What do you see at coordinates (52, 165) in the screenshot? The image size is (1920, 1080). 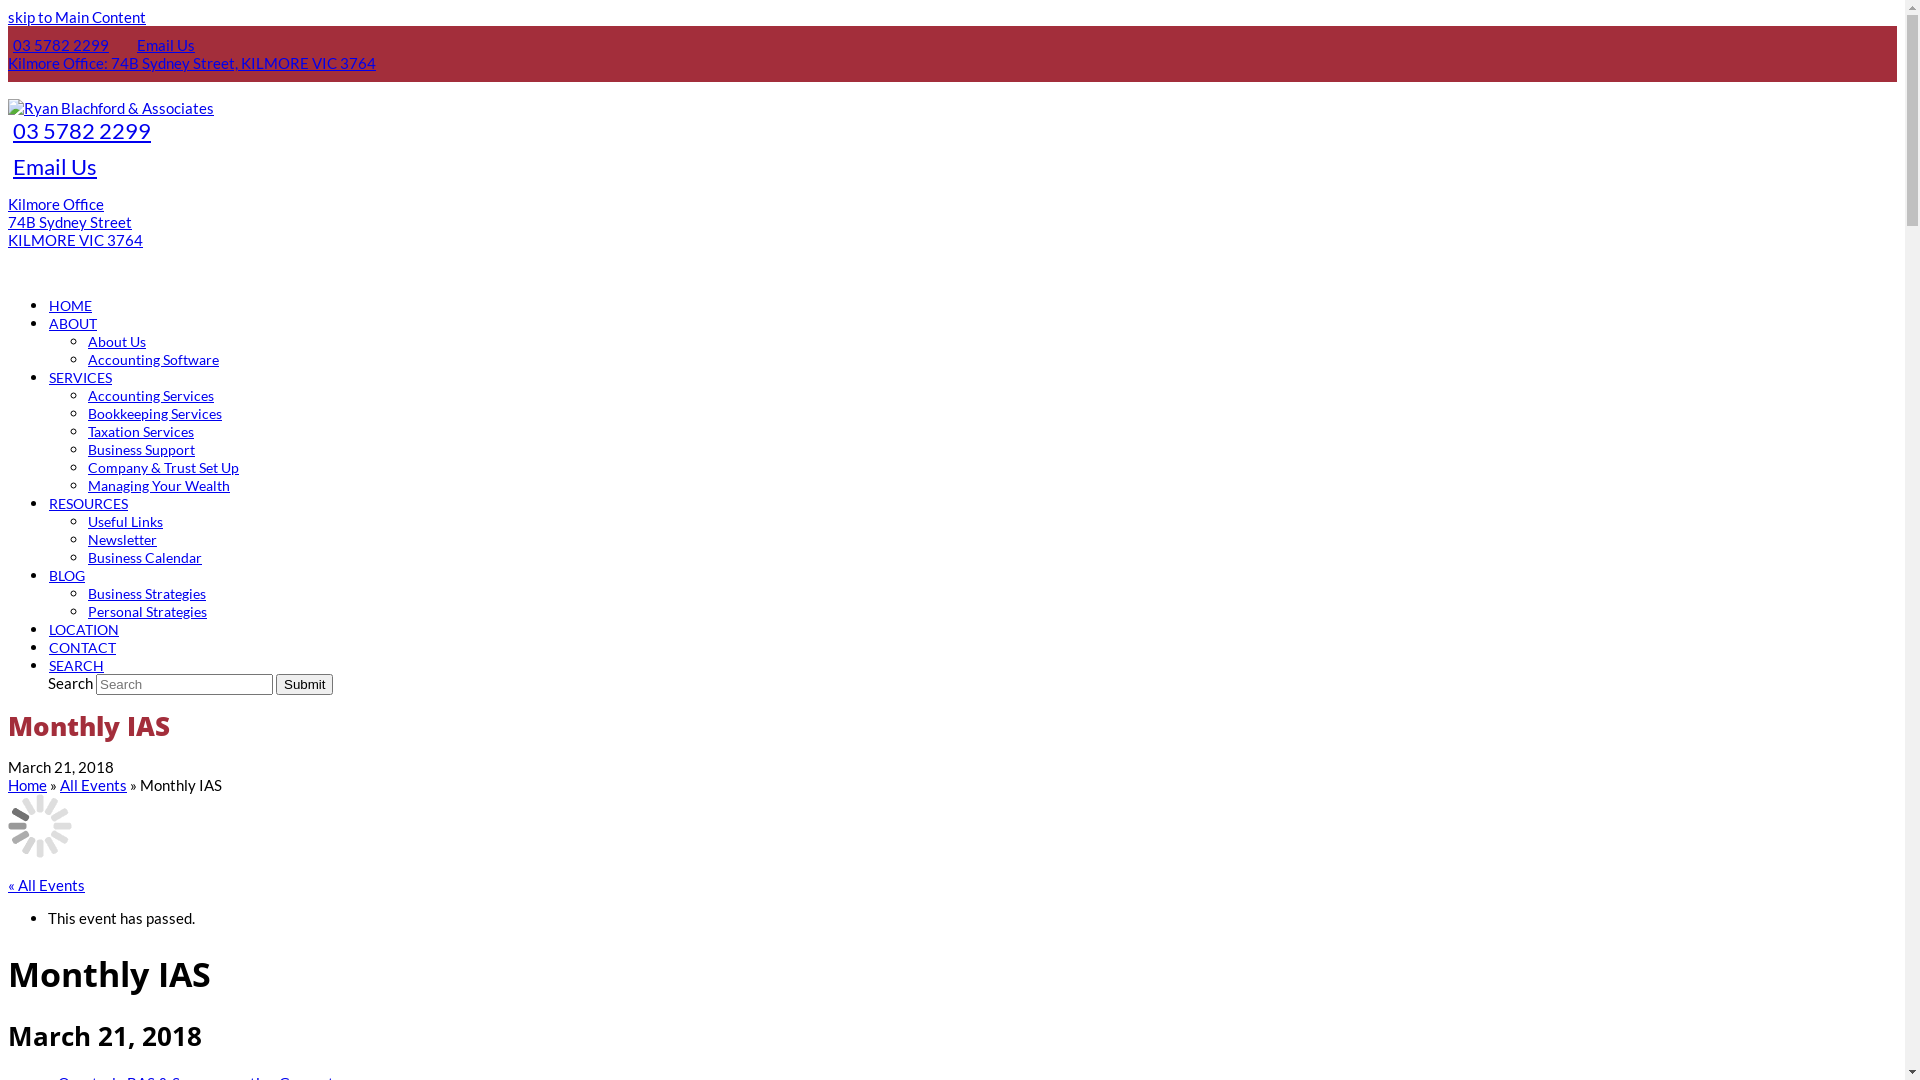 I see `'Email Us'` at bounding box center [52, 165].